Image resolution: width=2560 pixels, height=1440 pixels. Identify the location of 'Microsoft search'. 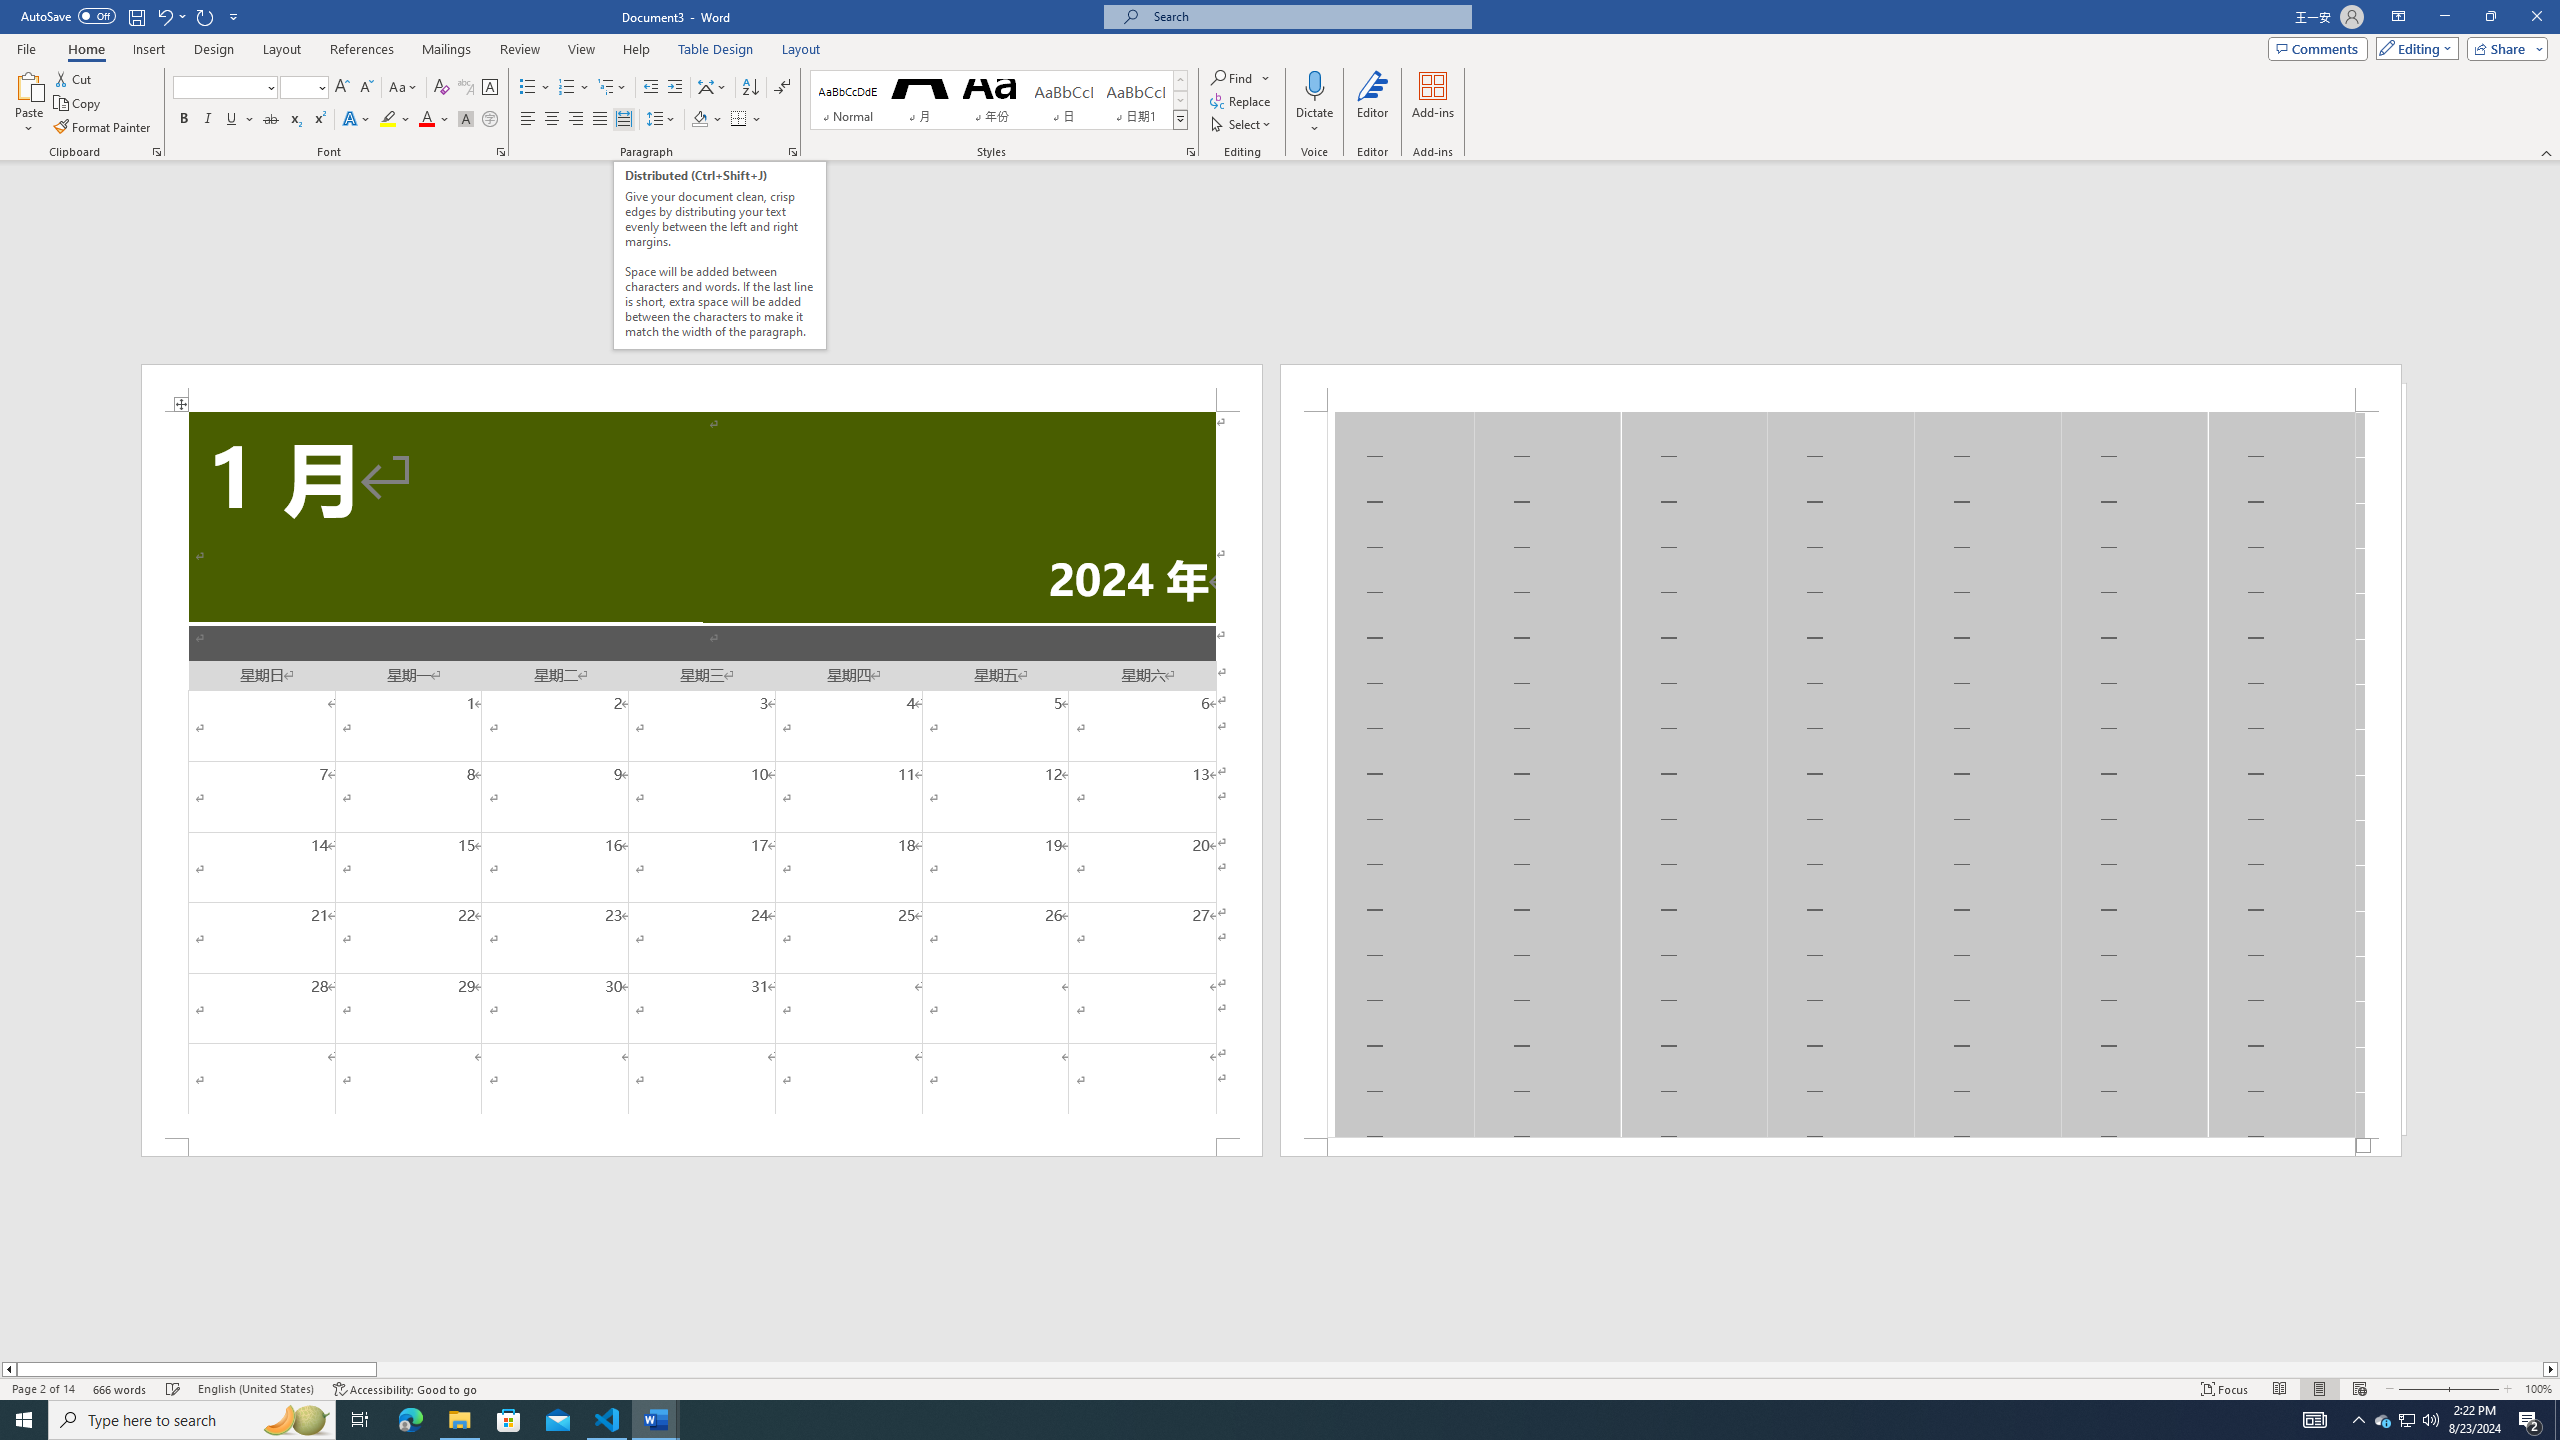
(1304, 16).